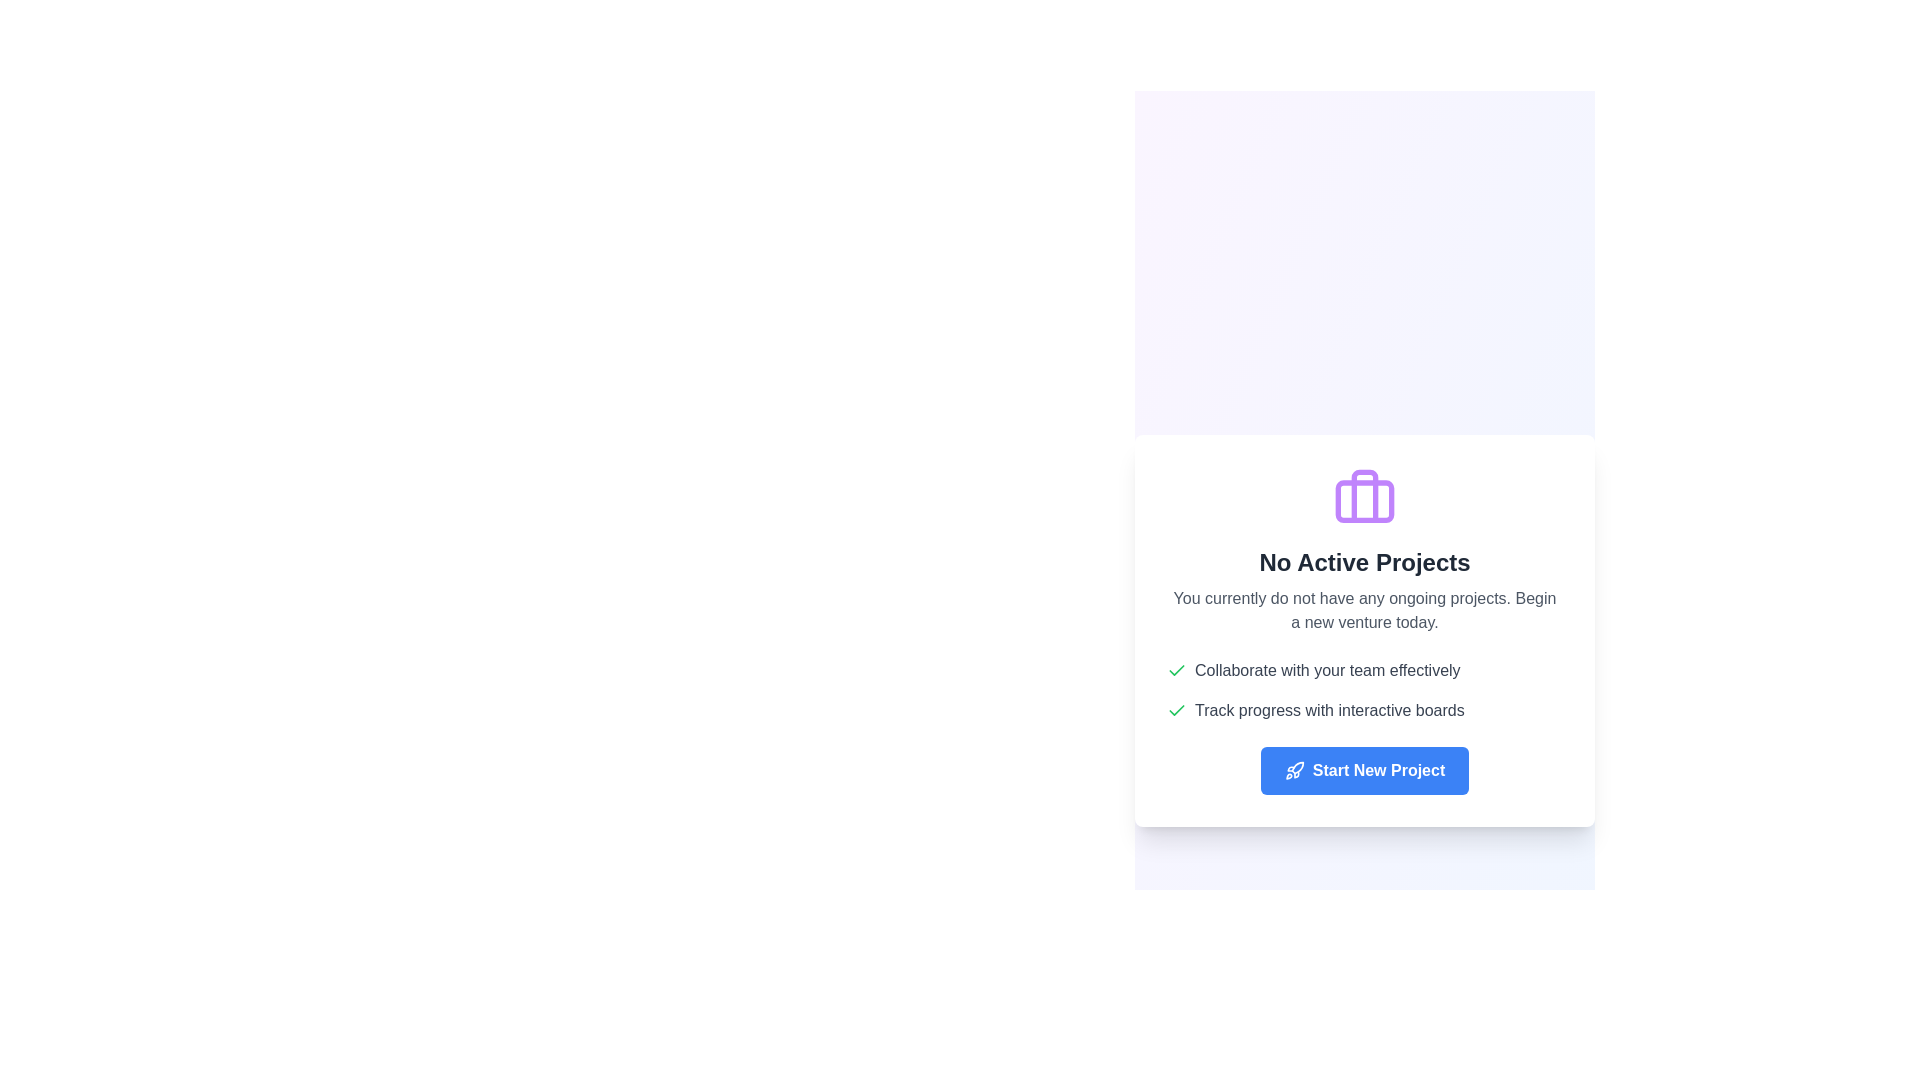  Describe the element at coordinates (1176, 671) in the screenshot. I see `the completed icon that represents the feature 'Collaborate with your team effectively', located left aligned to the corresponding text in the 'No Active Projects' section` at that location.